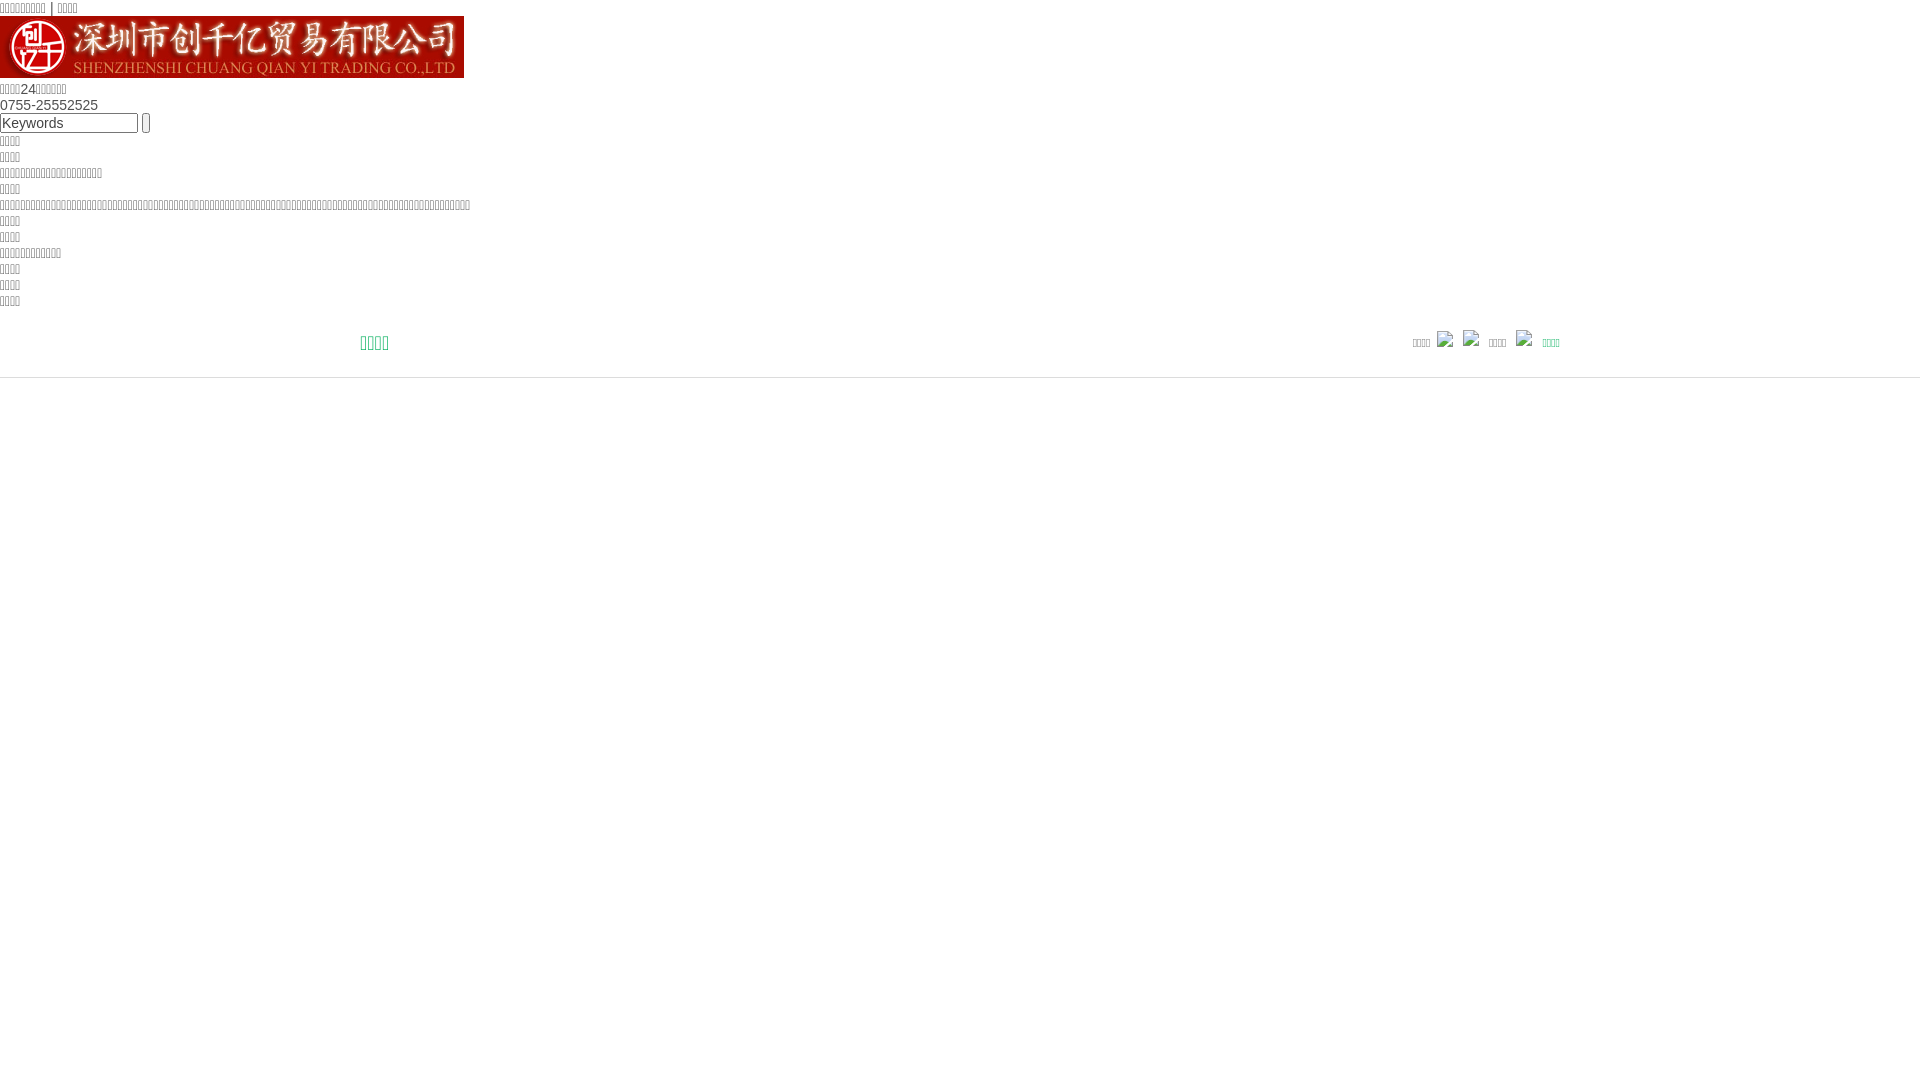 Image resolution: width=1920 pixels, height=1080 pixels. I want to click on ' ', so click(144, 123).